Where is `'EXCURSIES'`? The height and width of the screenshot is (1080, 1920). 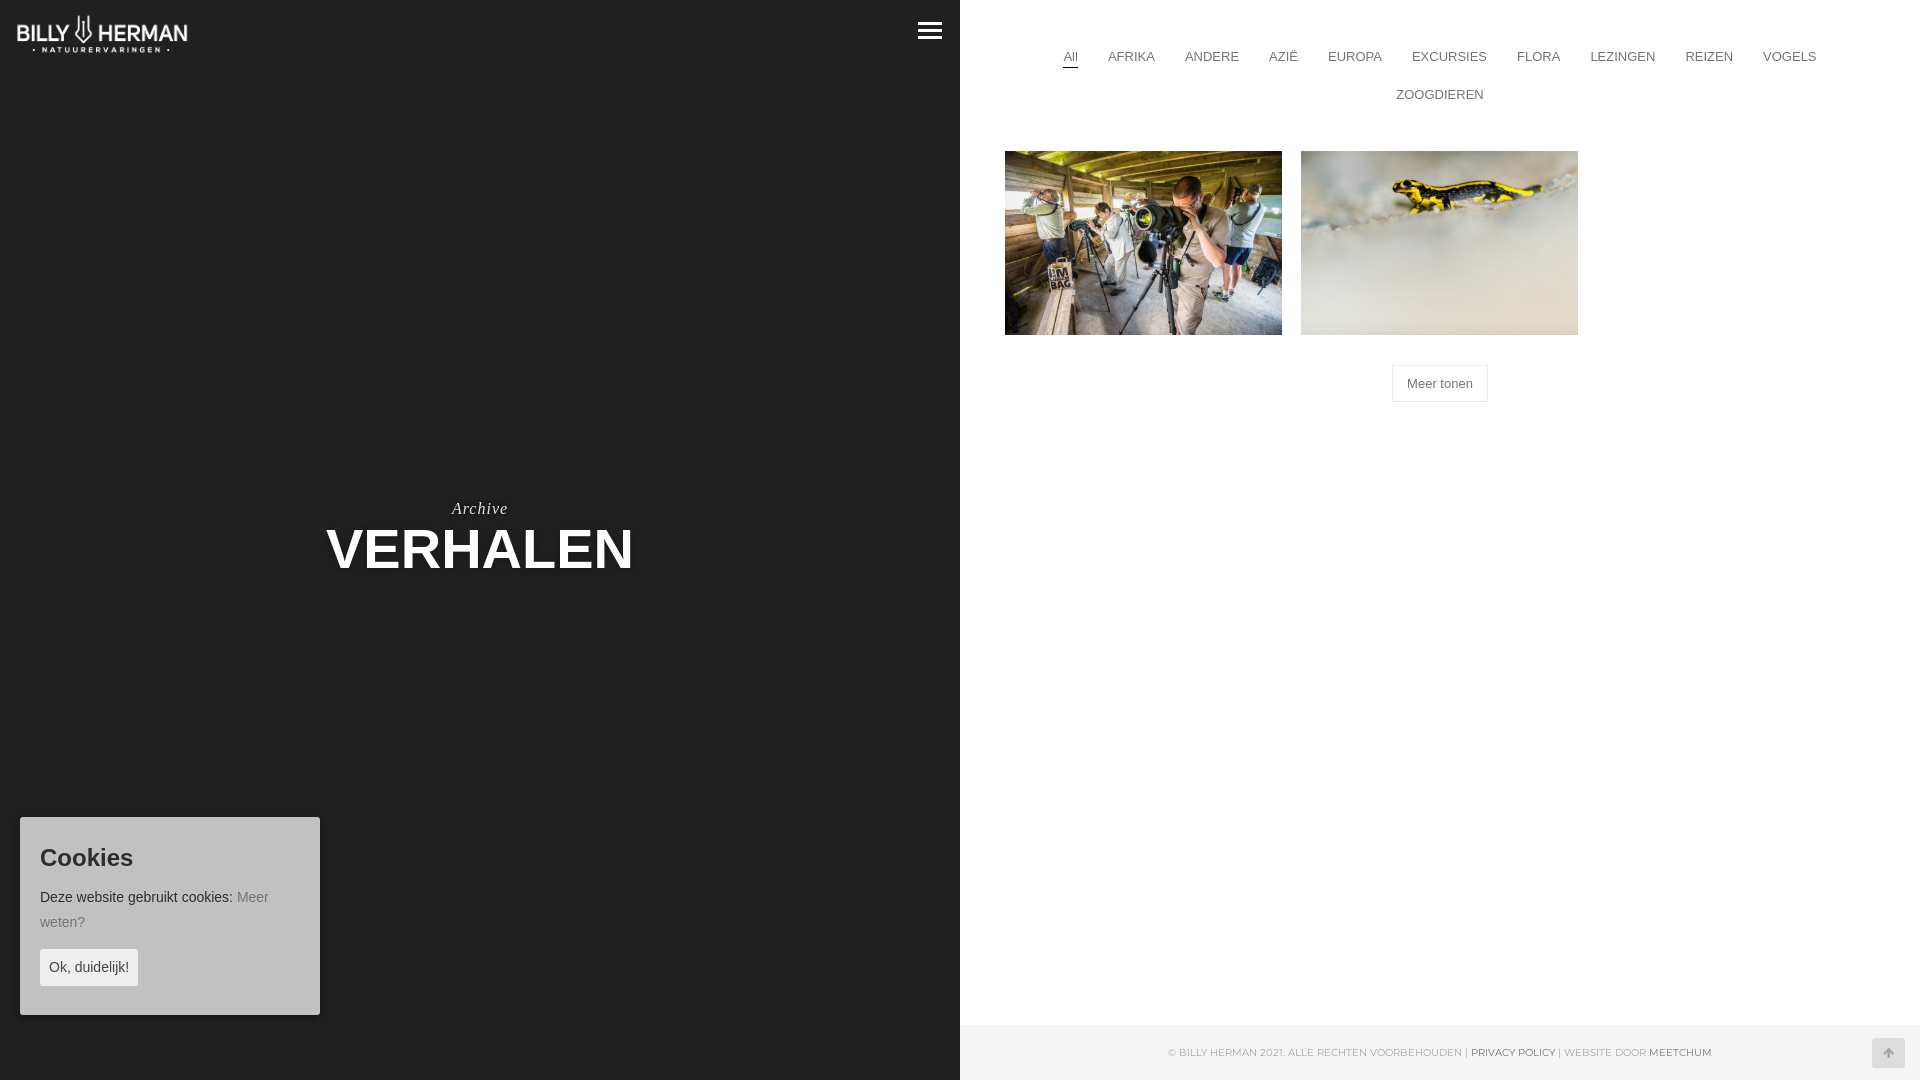 'EXCURSIES' is located at coordinates (1449, 55).